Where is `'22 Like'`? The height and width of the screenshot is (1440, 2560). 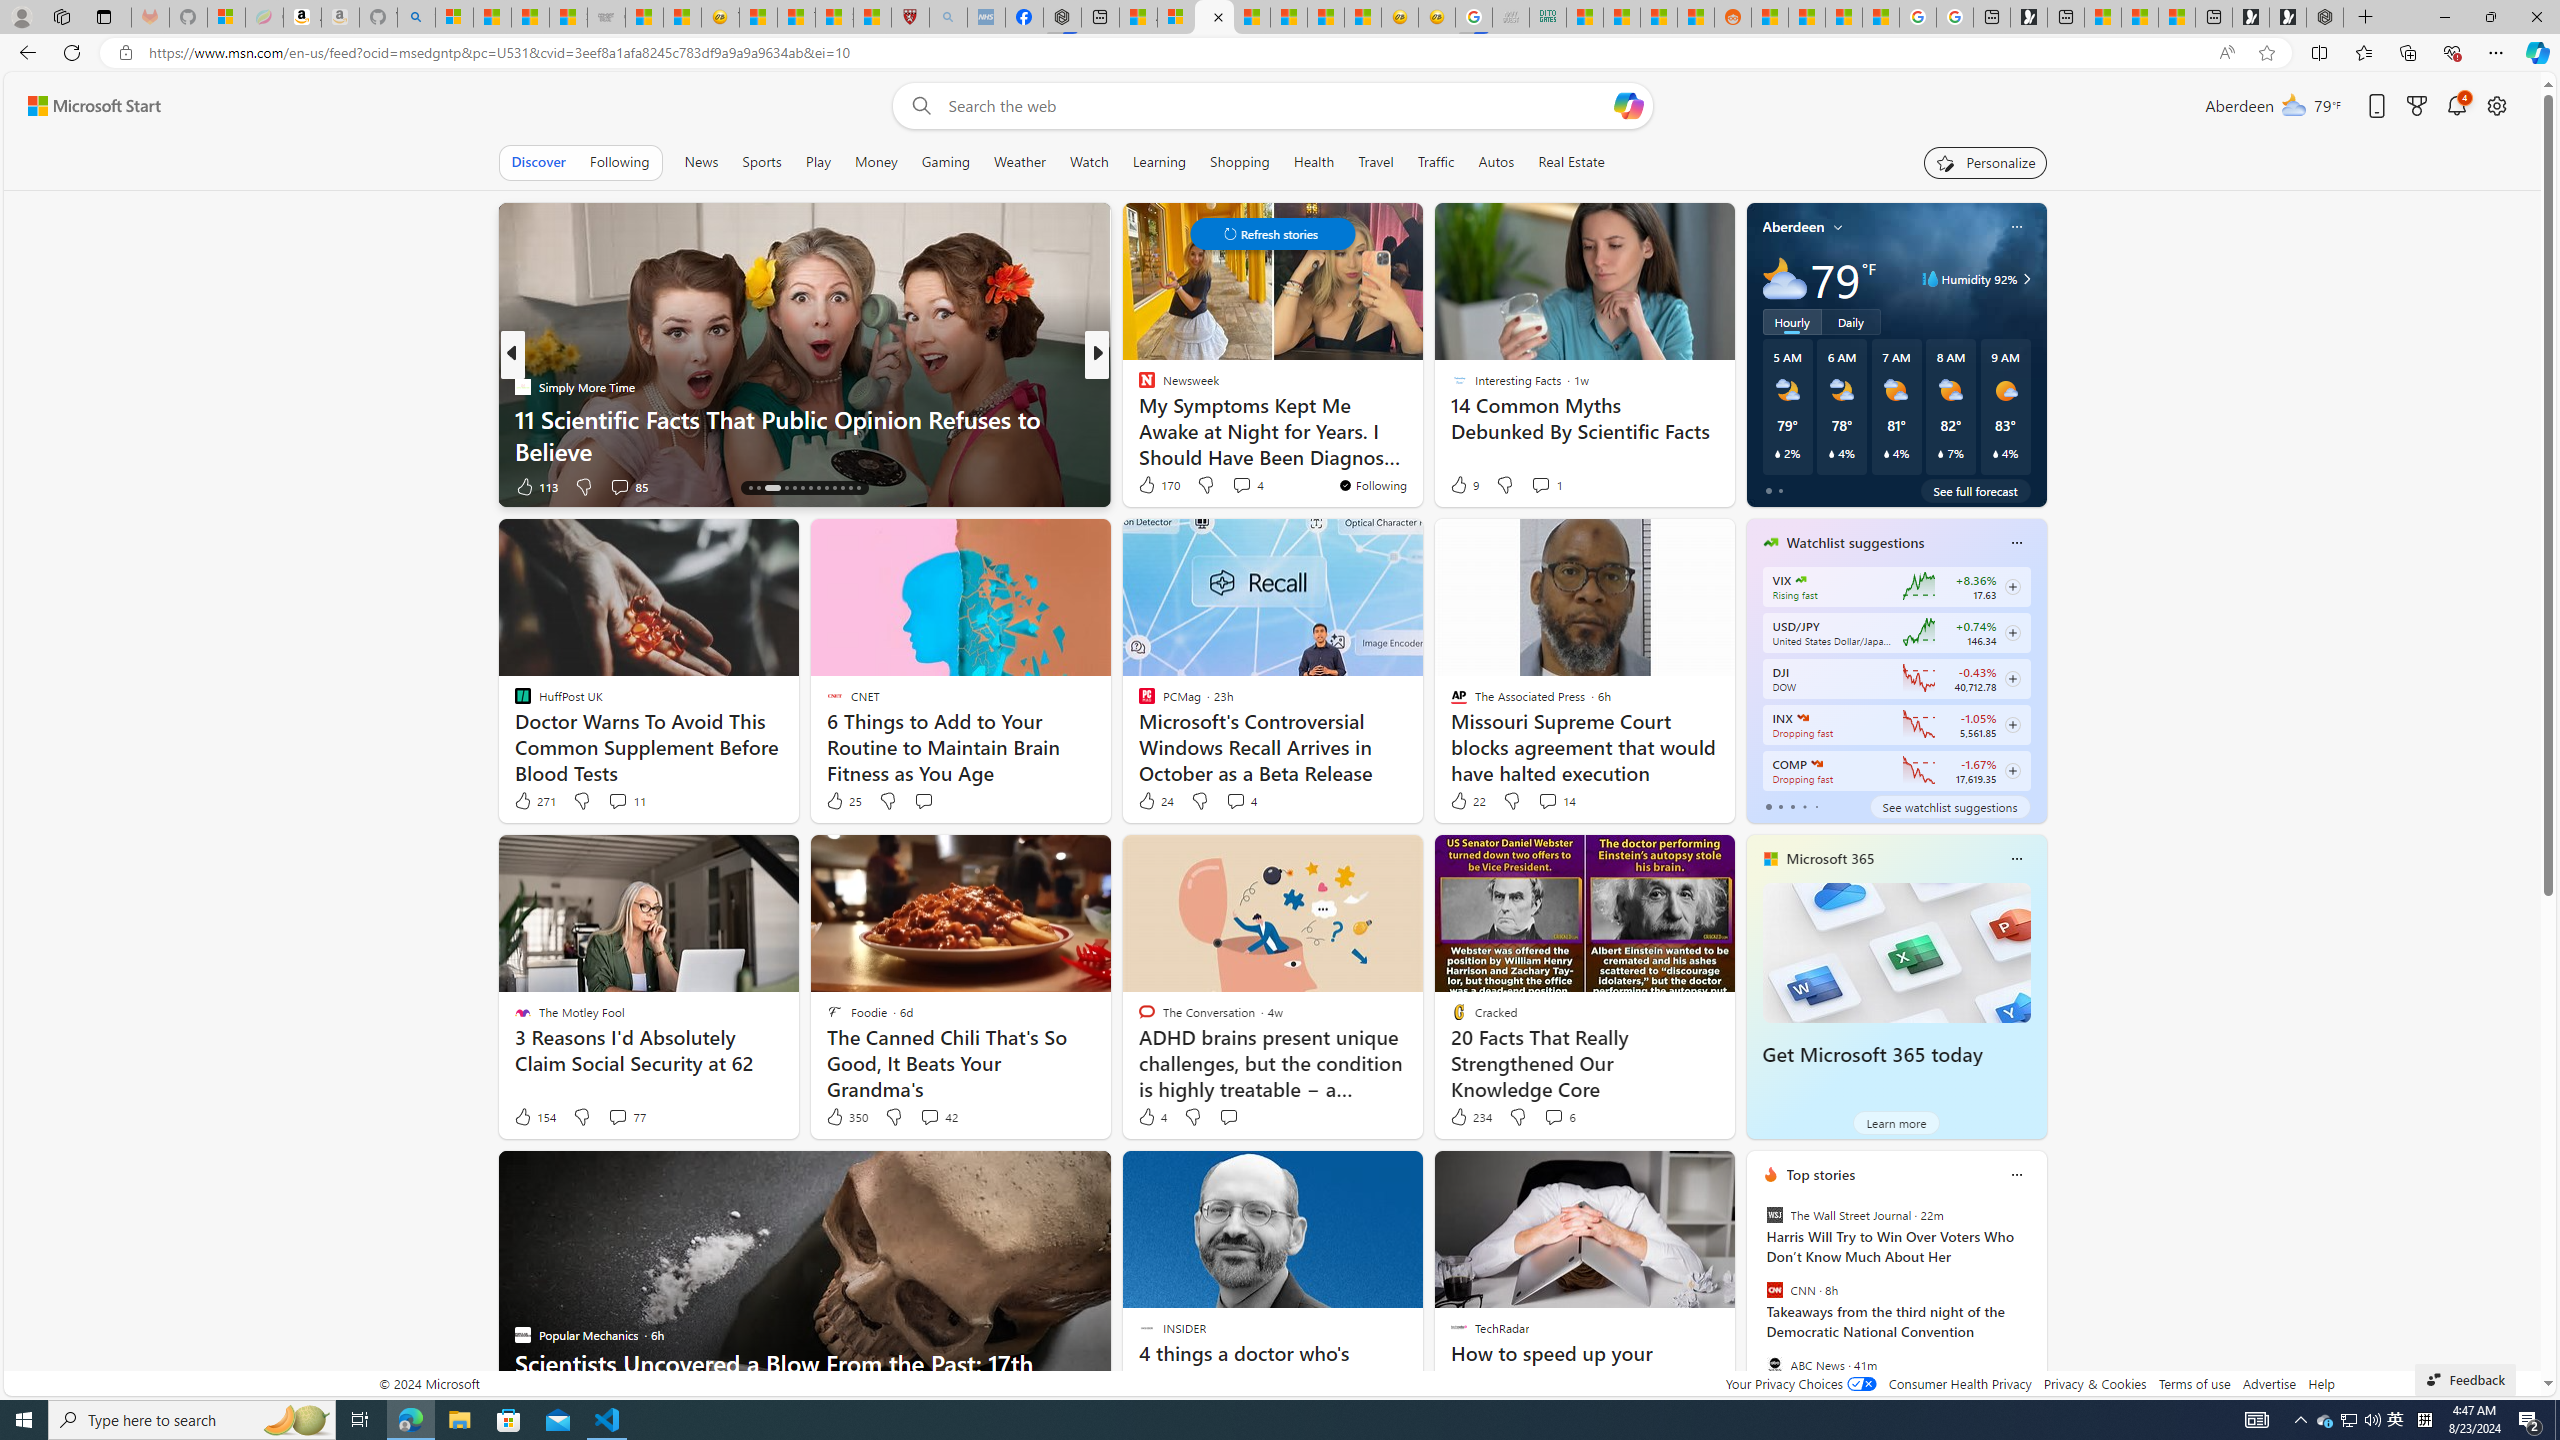
'22 Like' is located at coordinates (1466, 800).